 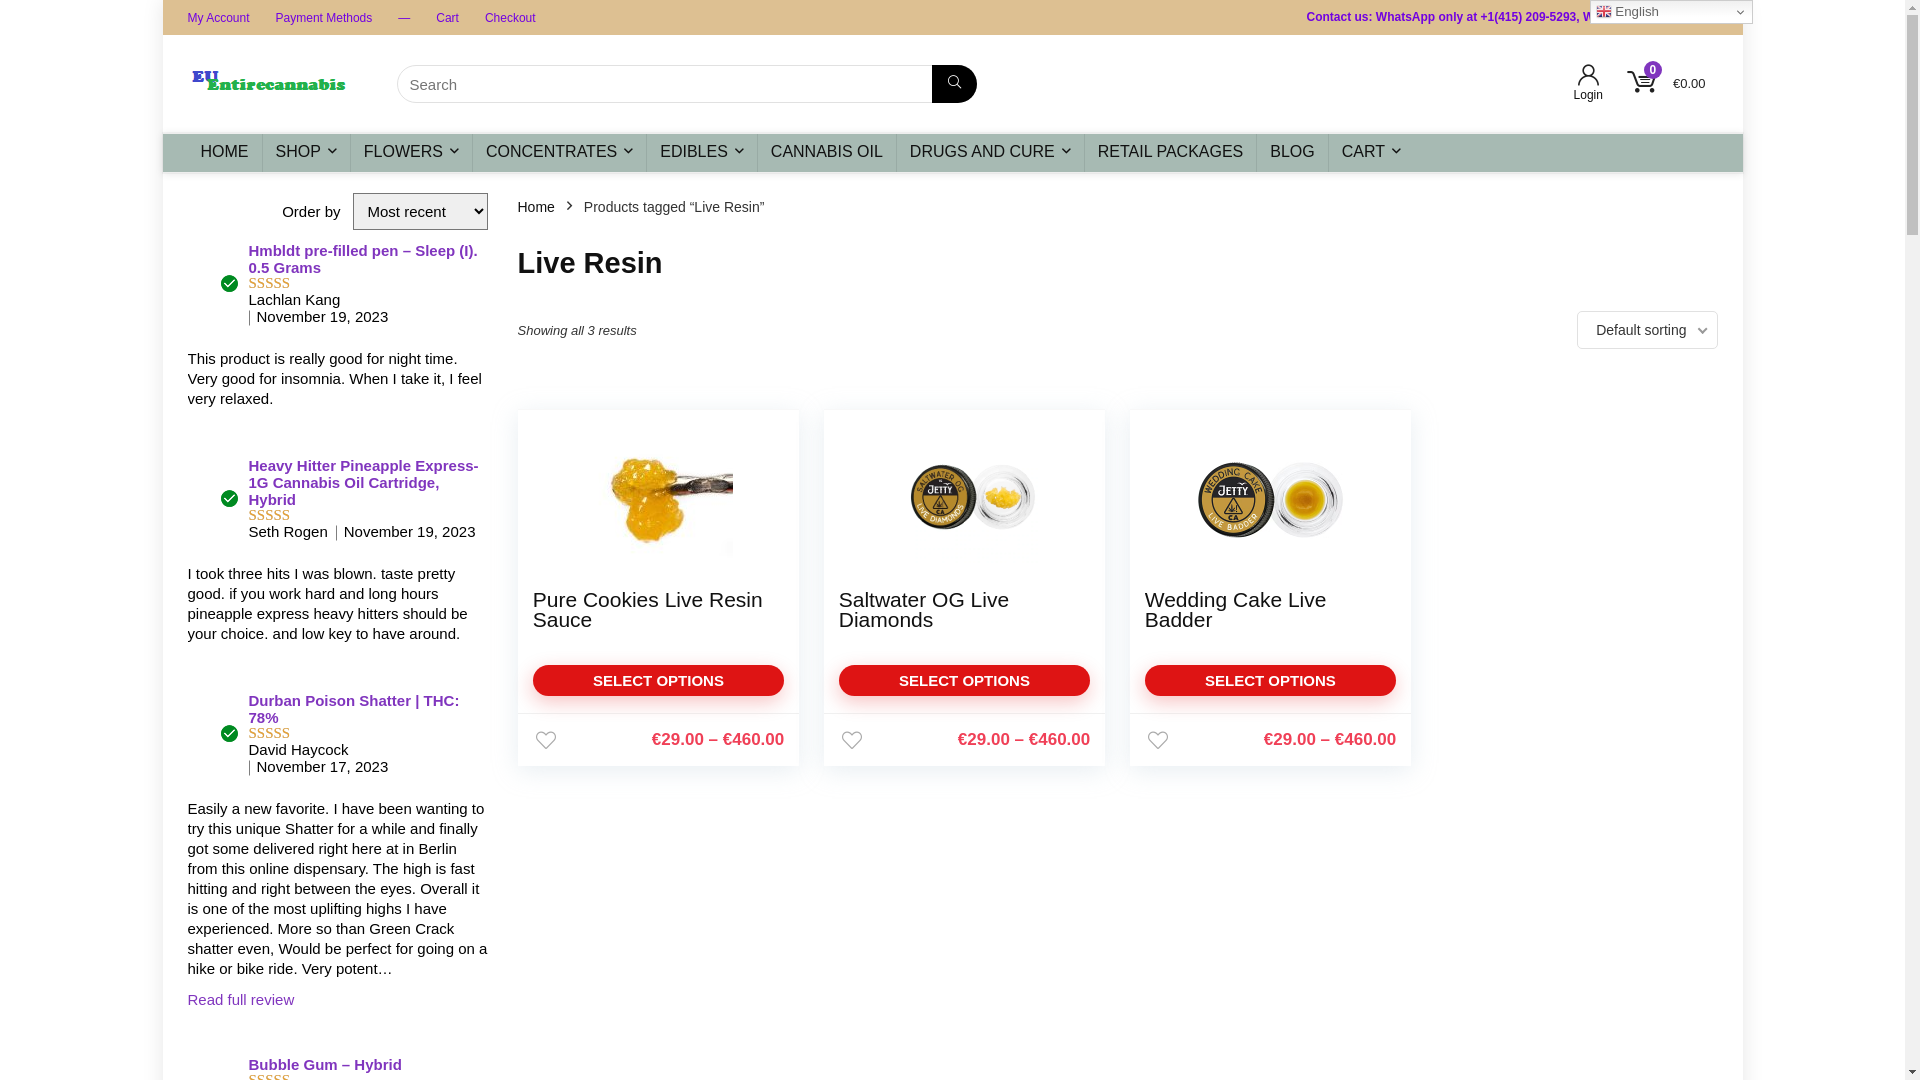 What do you see at coordinates (350, 152) in the screenshot?
I see `'FLOWERS'` at bounding box center [350, 152].